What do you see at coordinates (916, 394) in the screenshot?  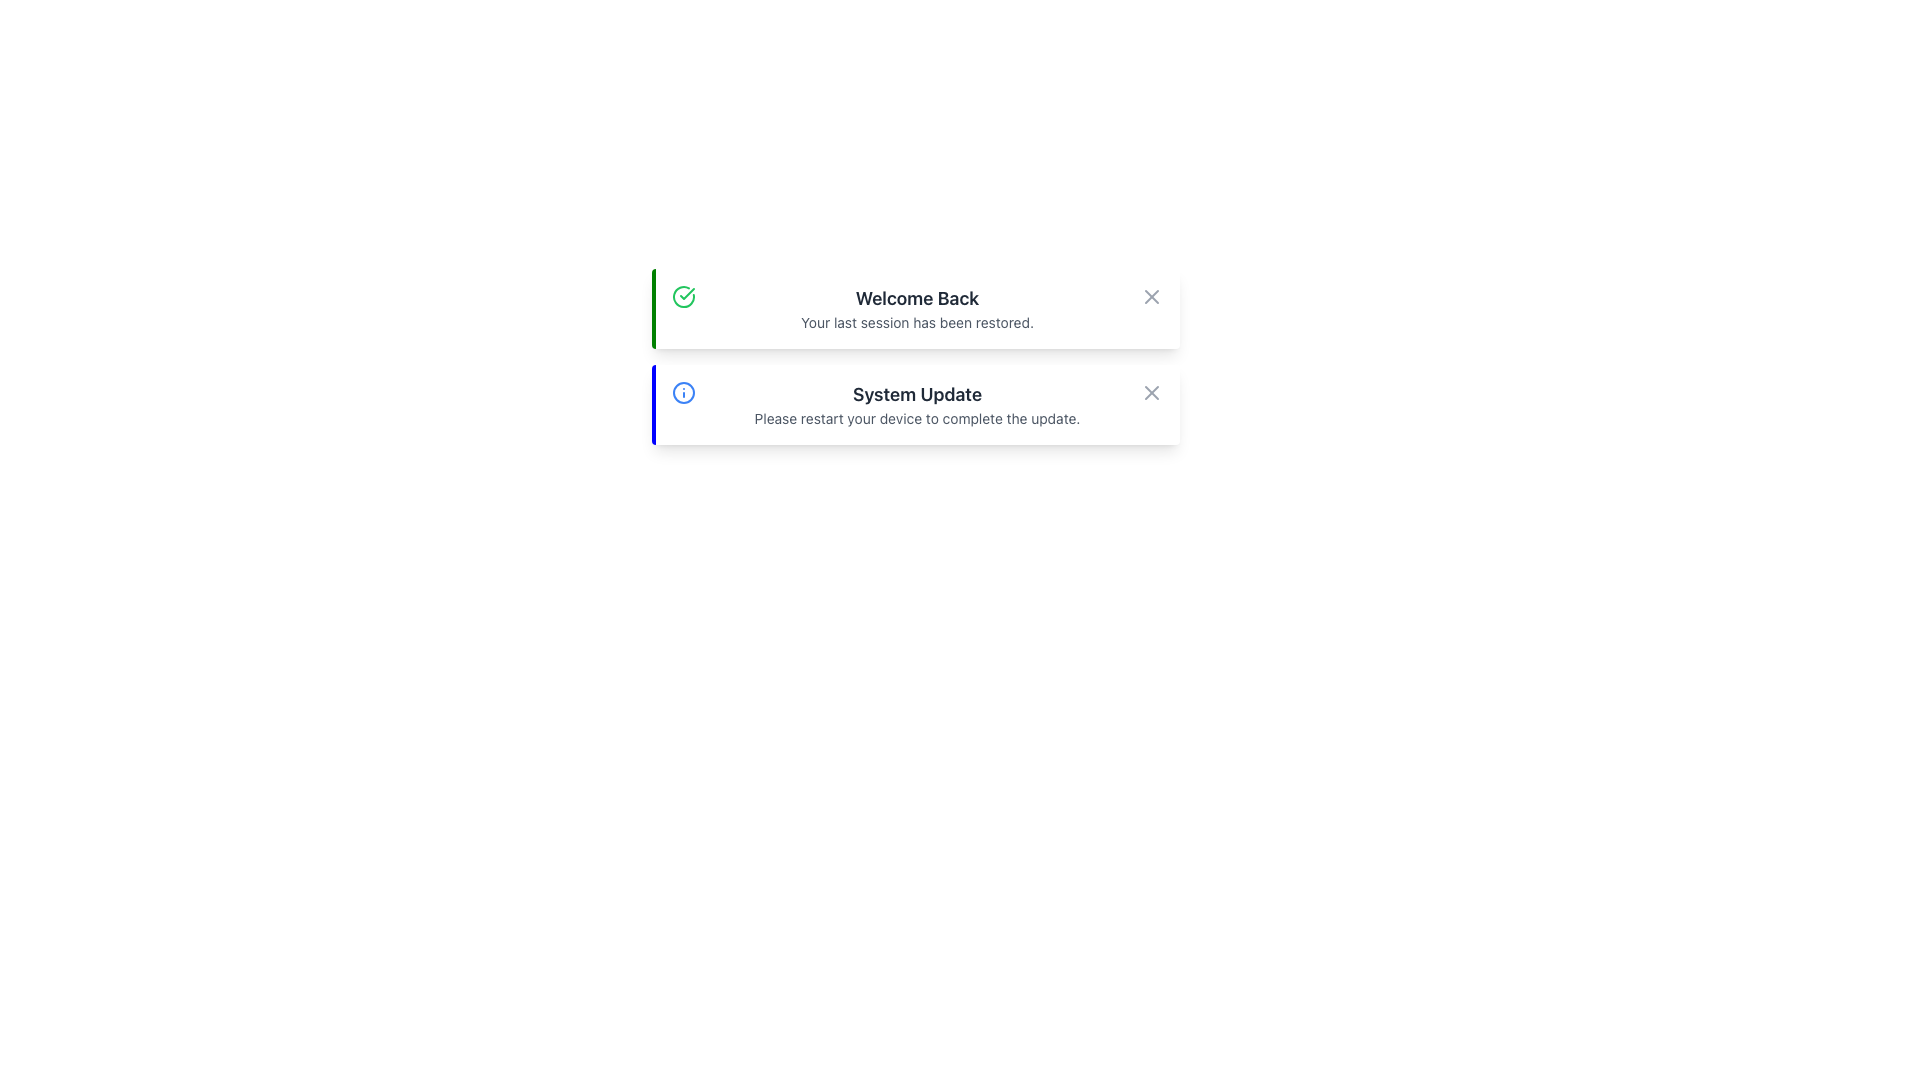 I see `text content of the 'System Update' label located at the top of the second notification panel, which is styled in bold and dark gray color` at bounding box center [916, 394].